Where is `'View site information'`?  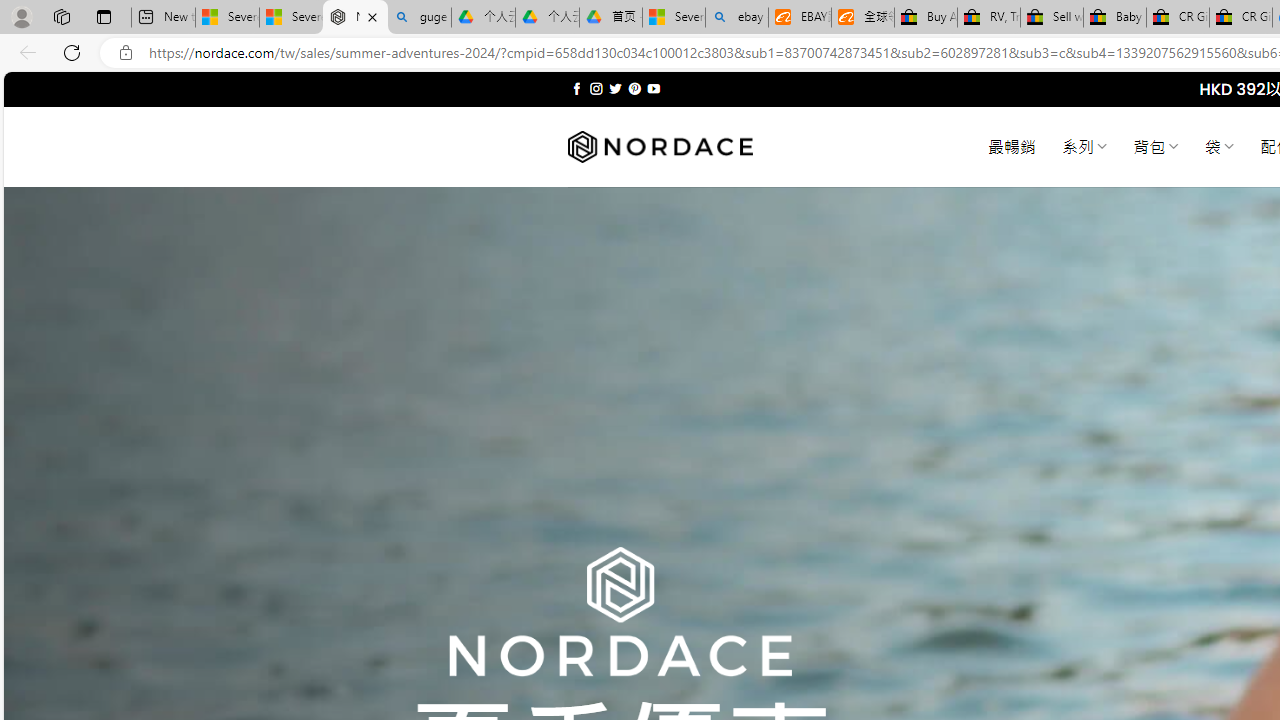
'View site information' is located at coordinates (125, 52).